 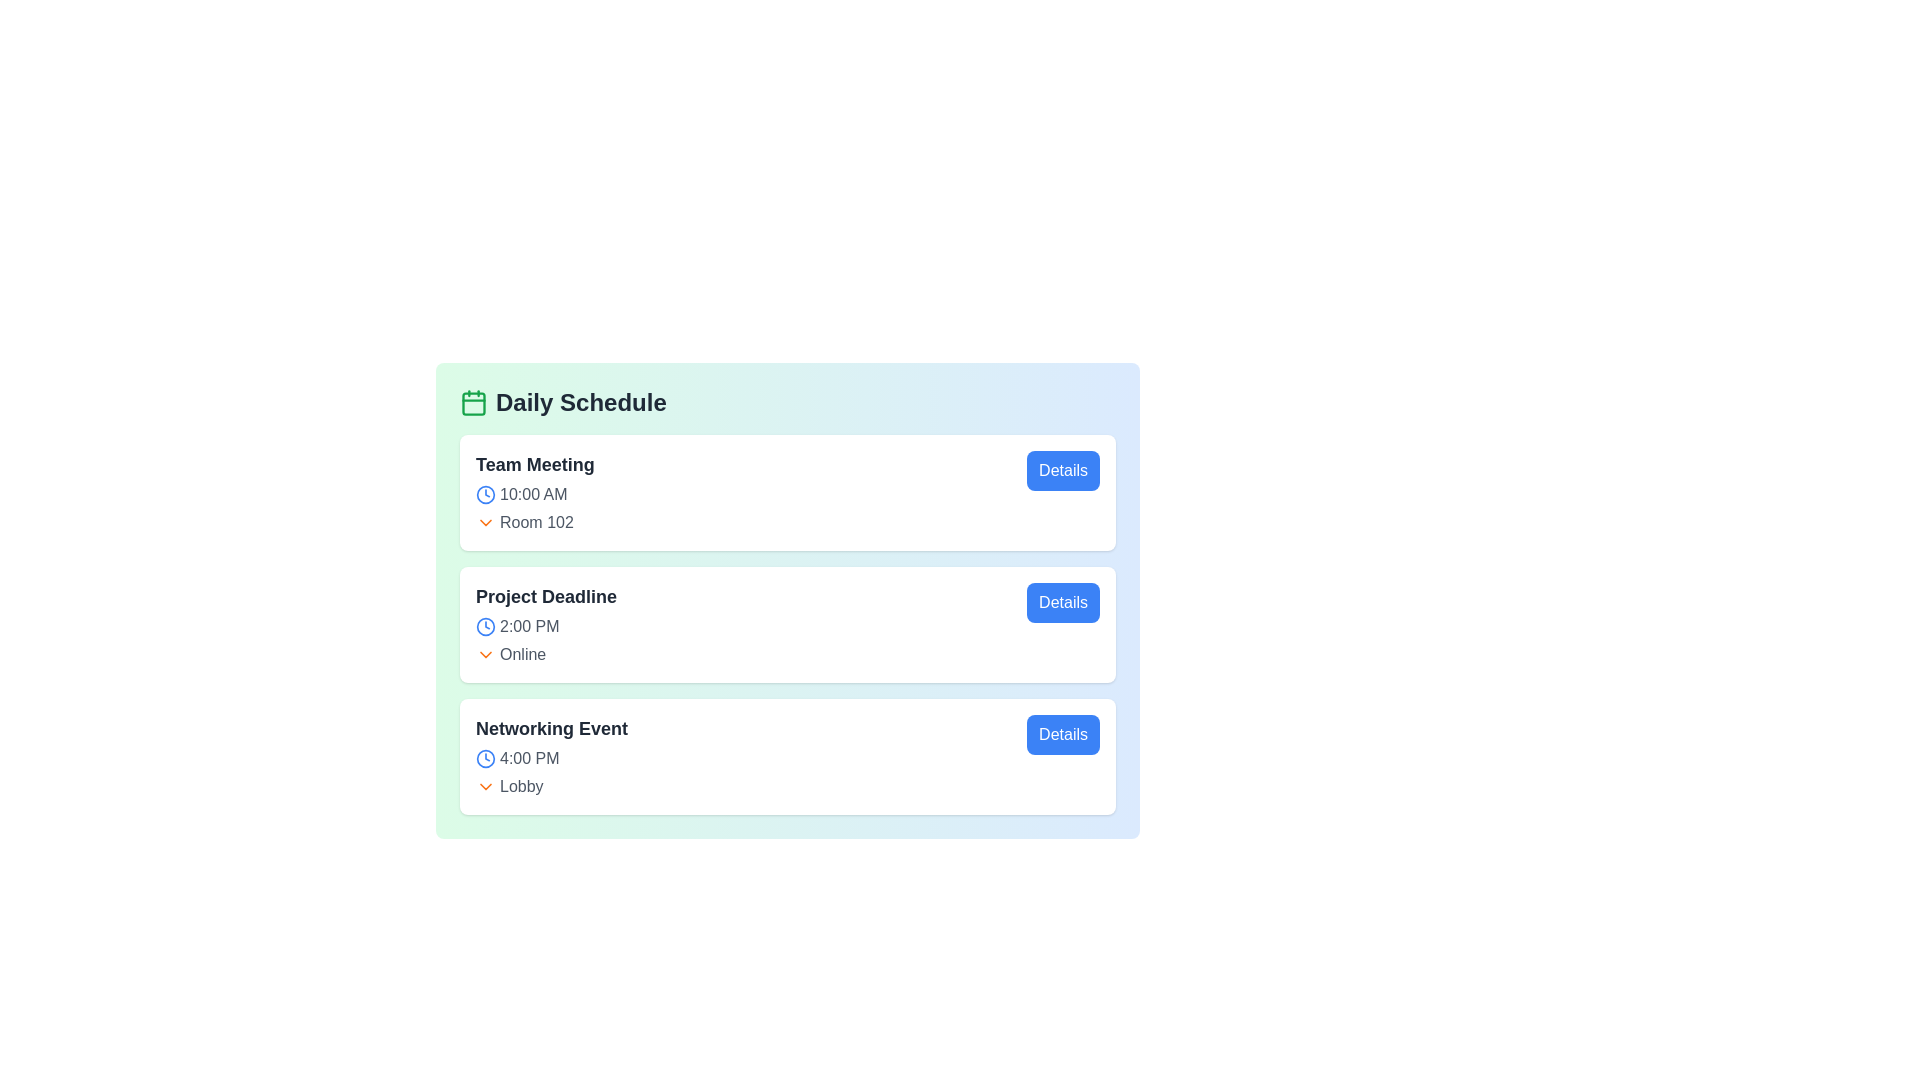 What do you see at coordinates (529, 626) in the screenshot?
I see `the static text displaying '2:00 PM' in gray sans-serif font, which is part of the 'Project Deadline' event section in the schedule interface` at bounding box center [529, 626].